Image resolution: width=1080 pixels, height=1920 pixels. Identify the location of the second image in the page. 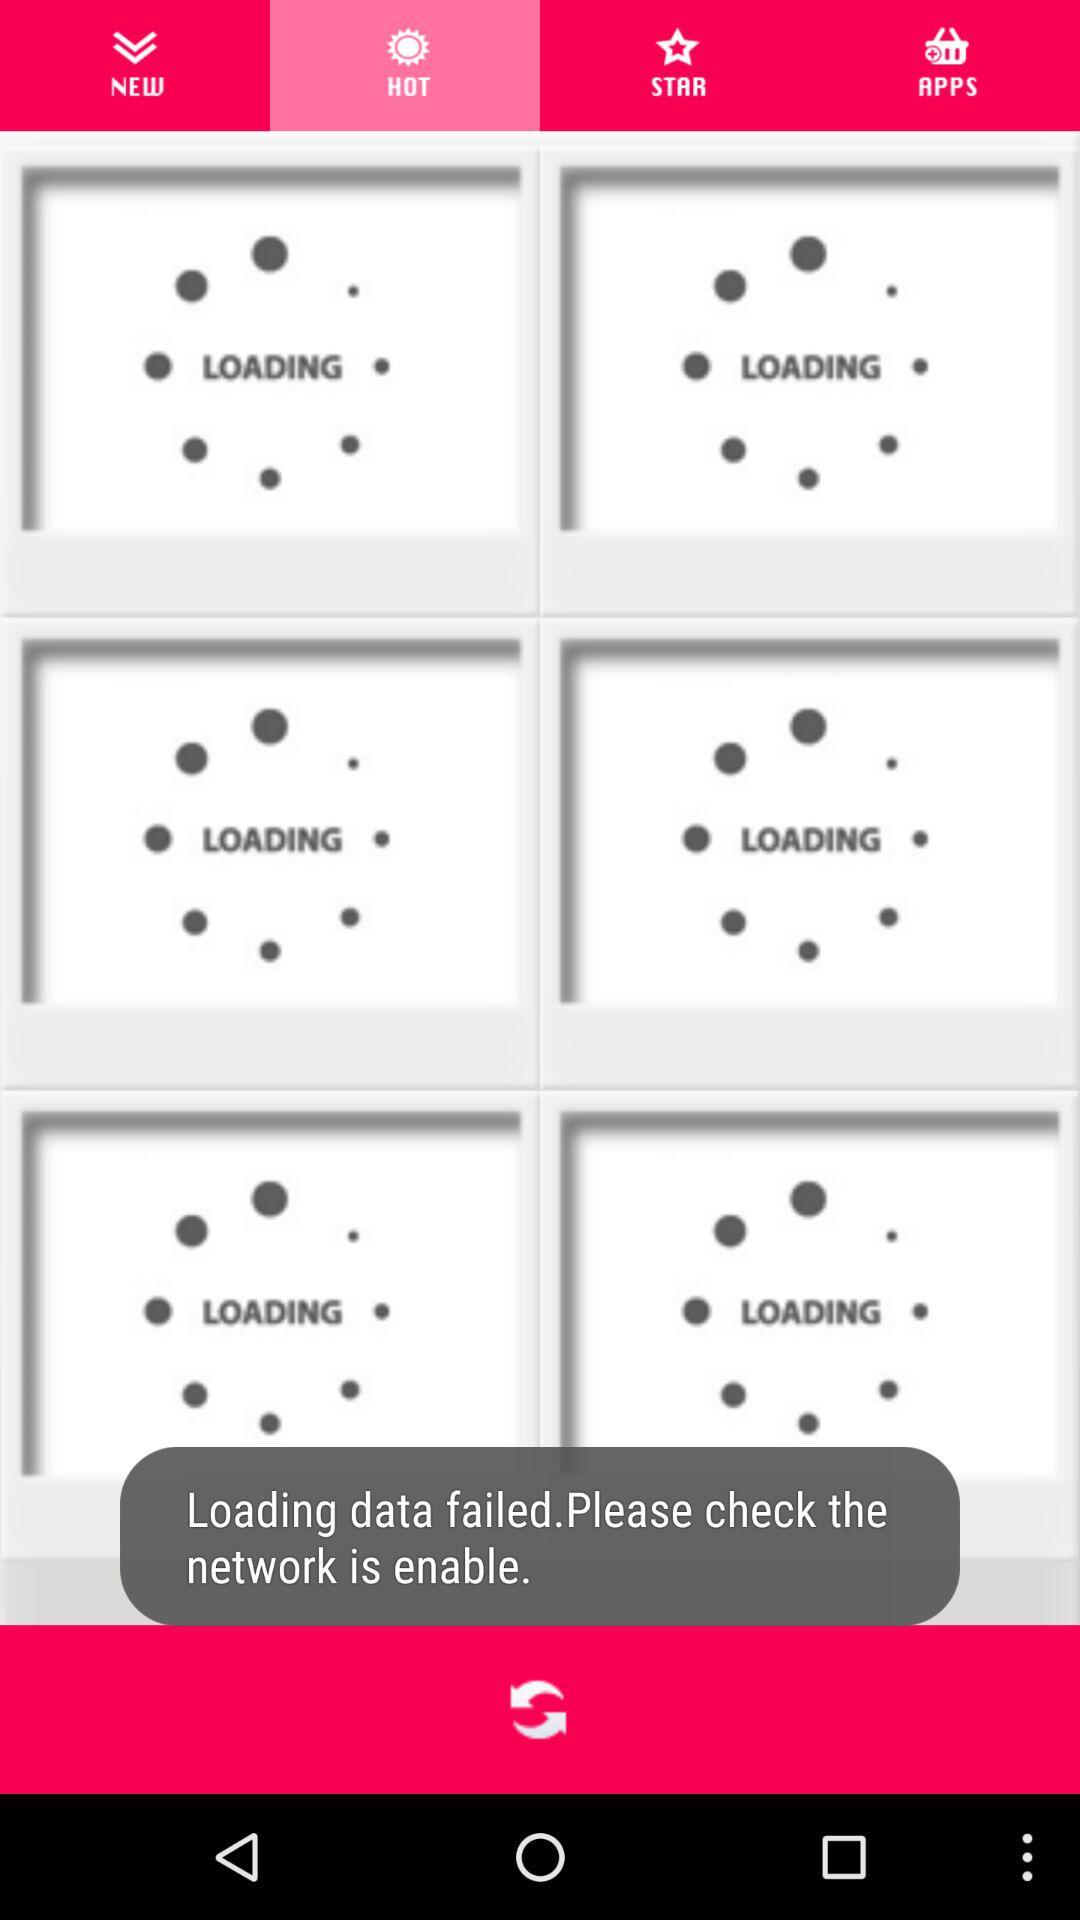
(808, 382).